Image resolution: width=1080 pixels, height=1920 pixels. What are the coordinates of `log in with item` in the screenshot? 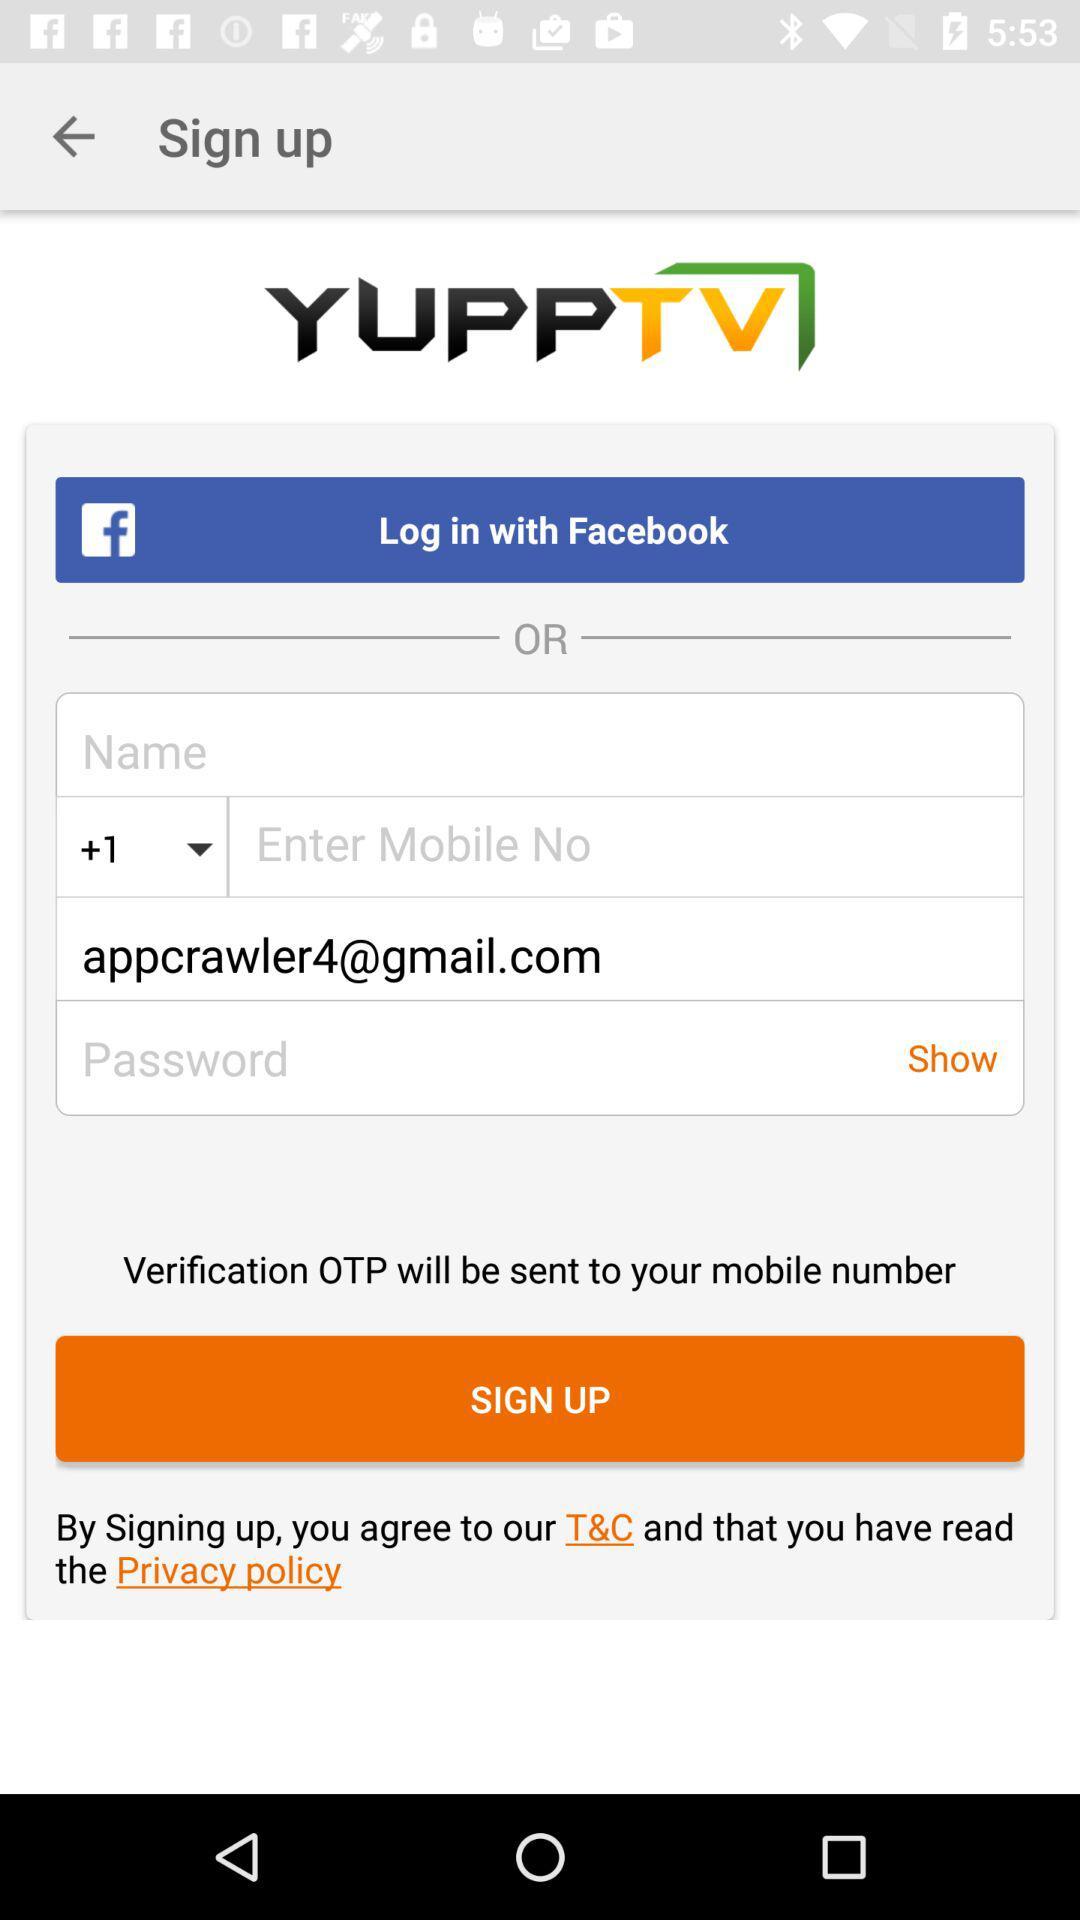 It's located at (540, 529).